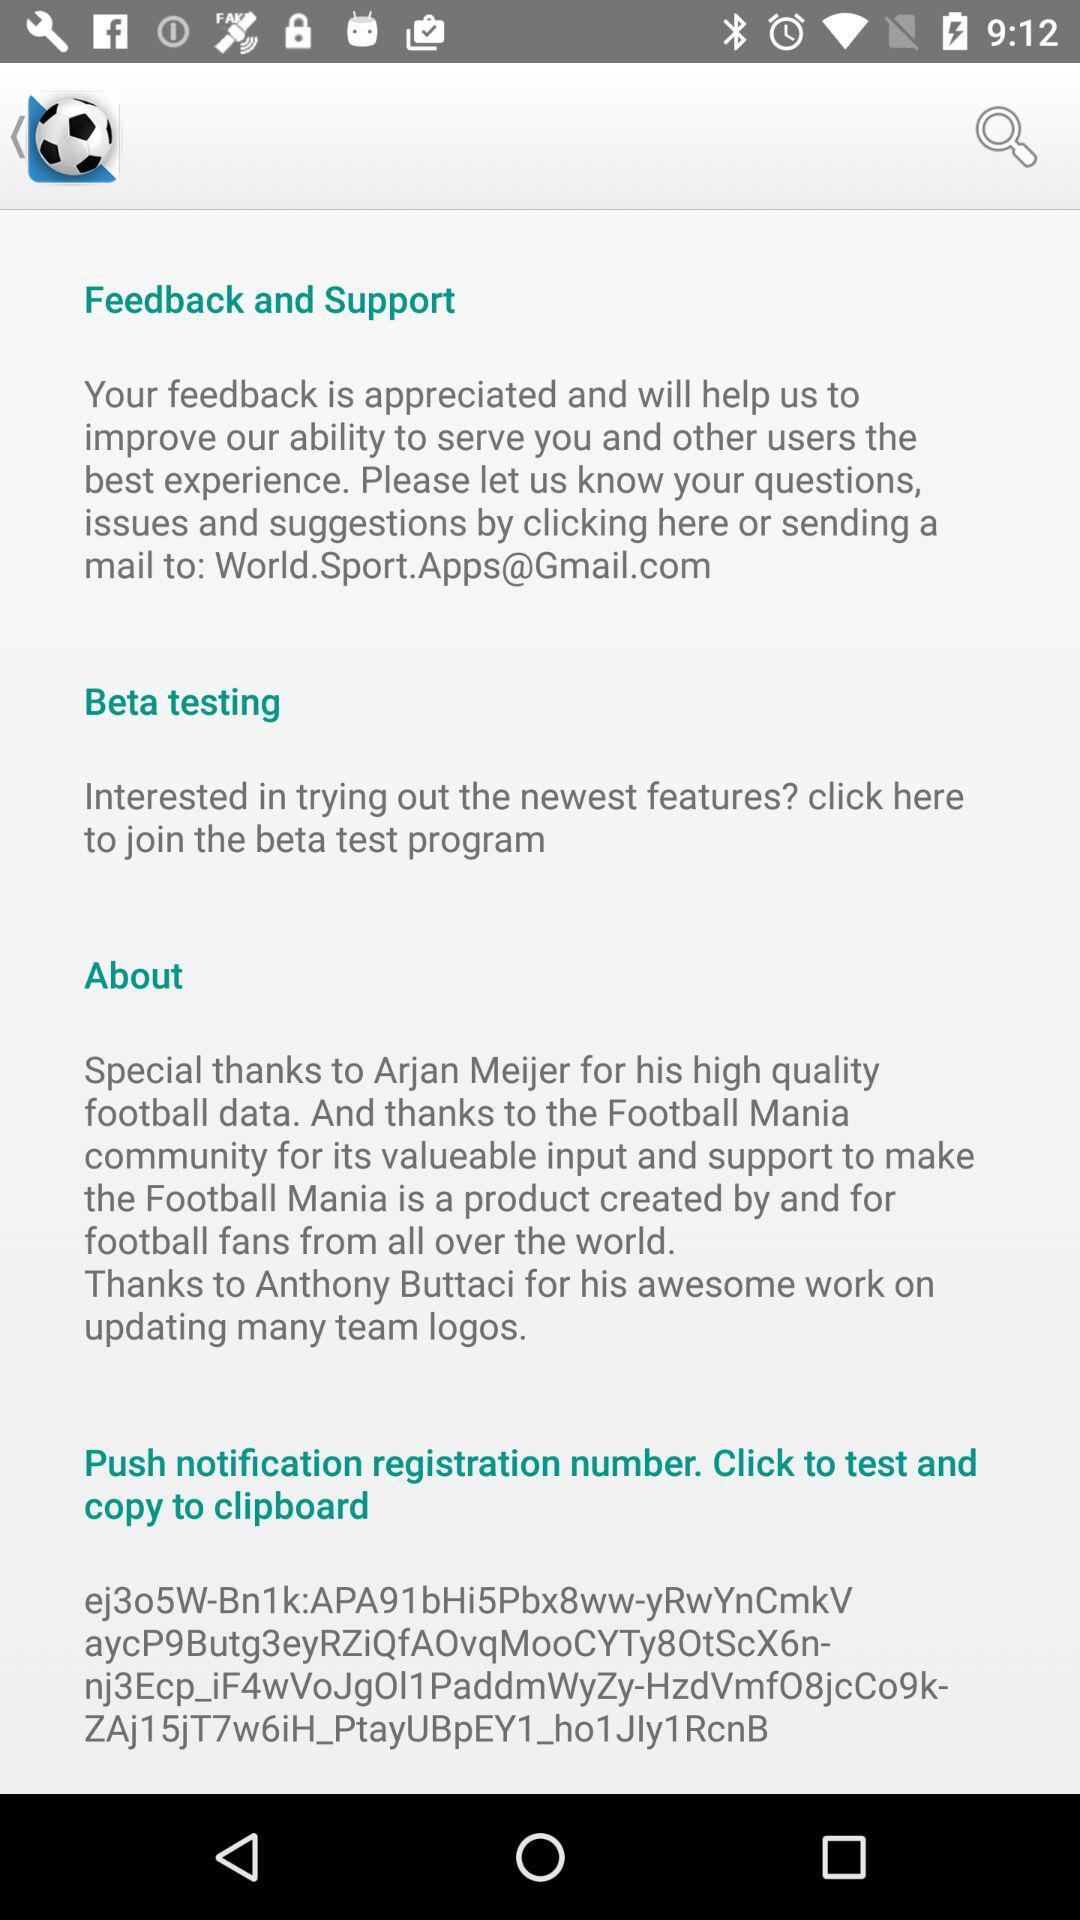 This screenshot has width=1080, height=1920. Describe the element at coordinates (540, 477) in the screenshot. I see `your feedback is item` at that location.